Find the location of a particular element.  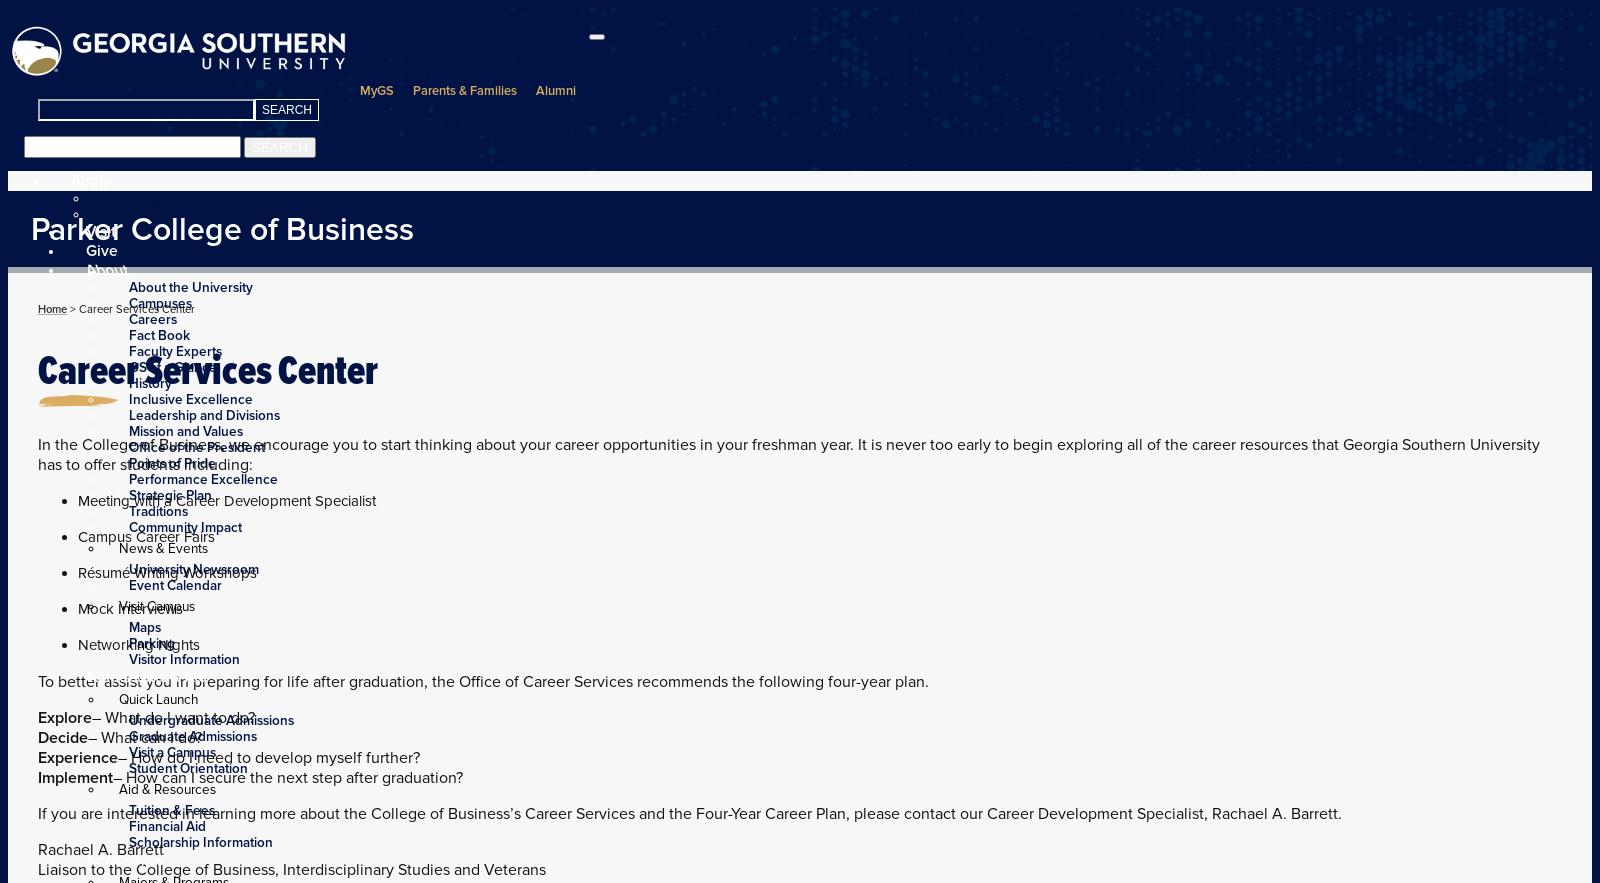

'Mock Interviews' is located at coordinates (129, 607).